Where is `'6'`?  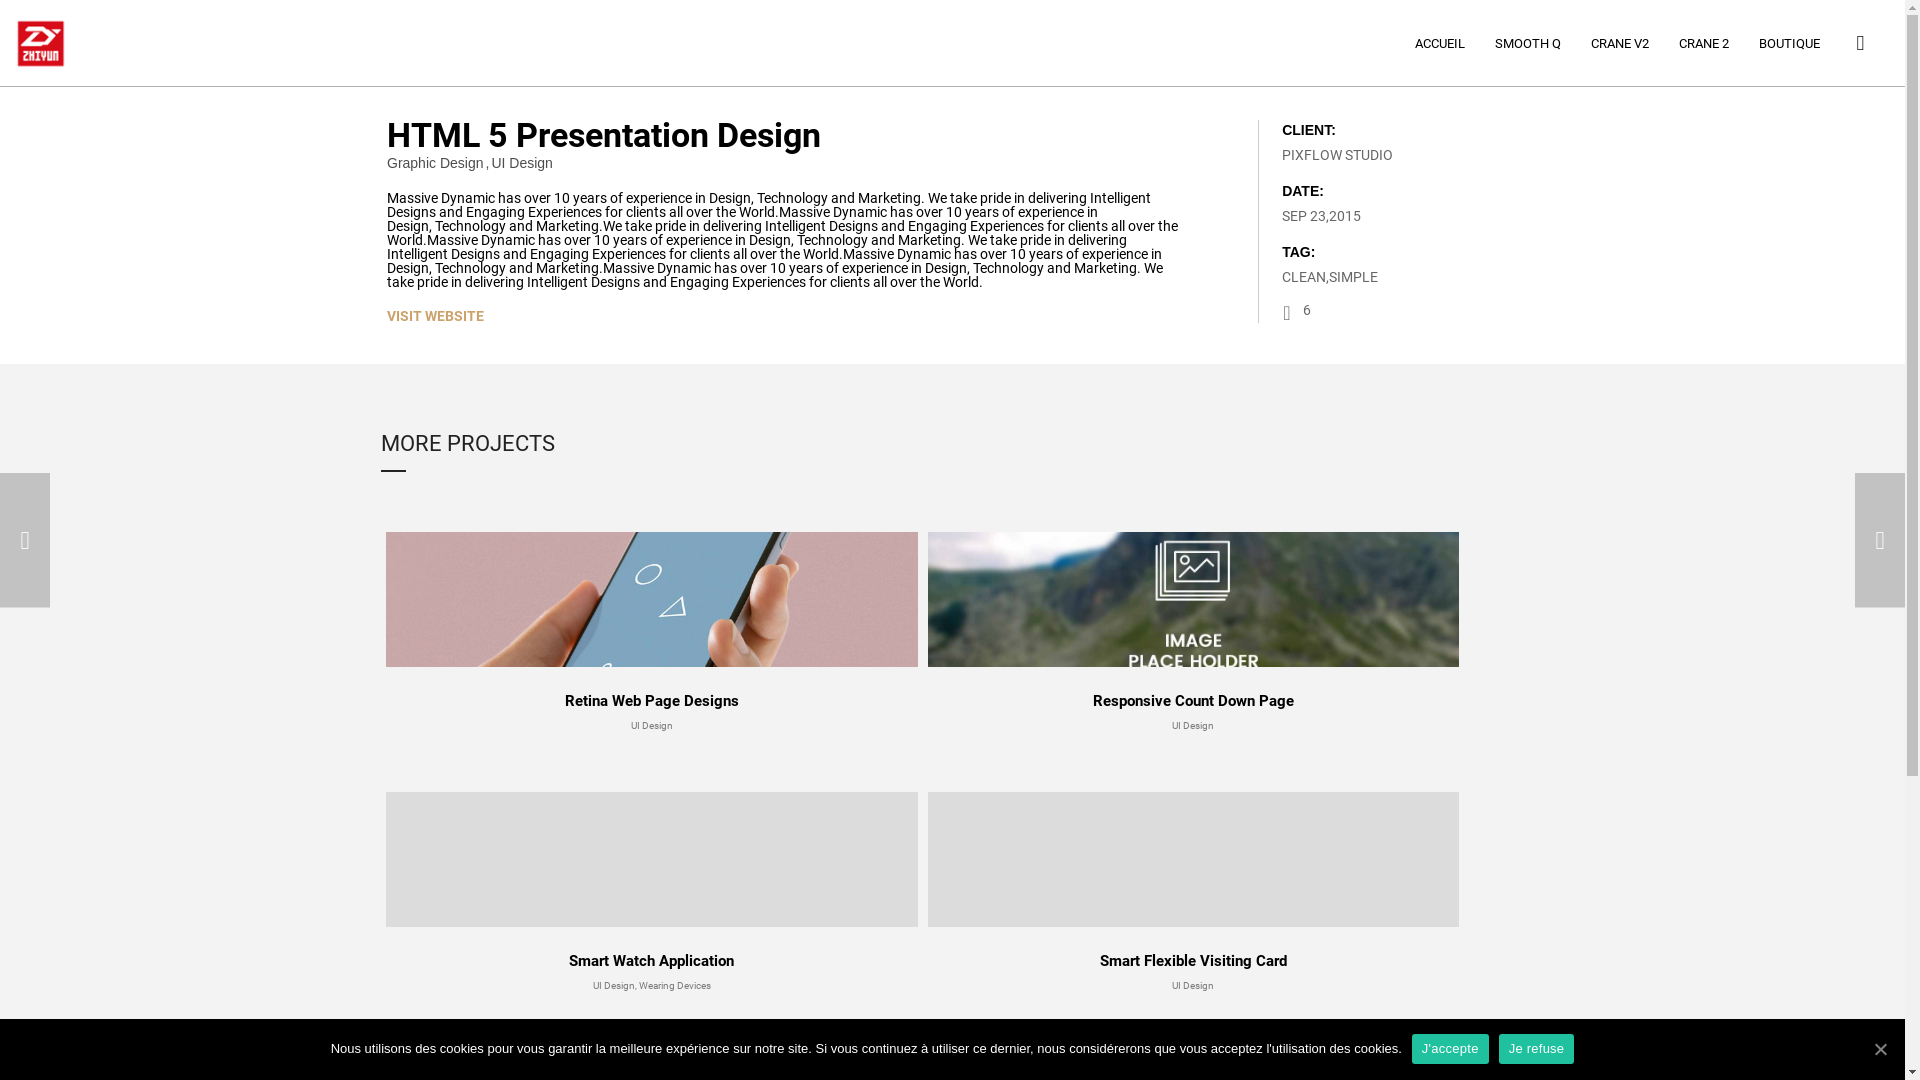 '6' is located at coordinates (1296, 312).